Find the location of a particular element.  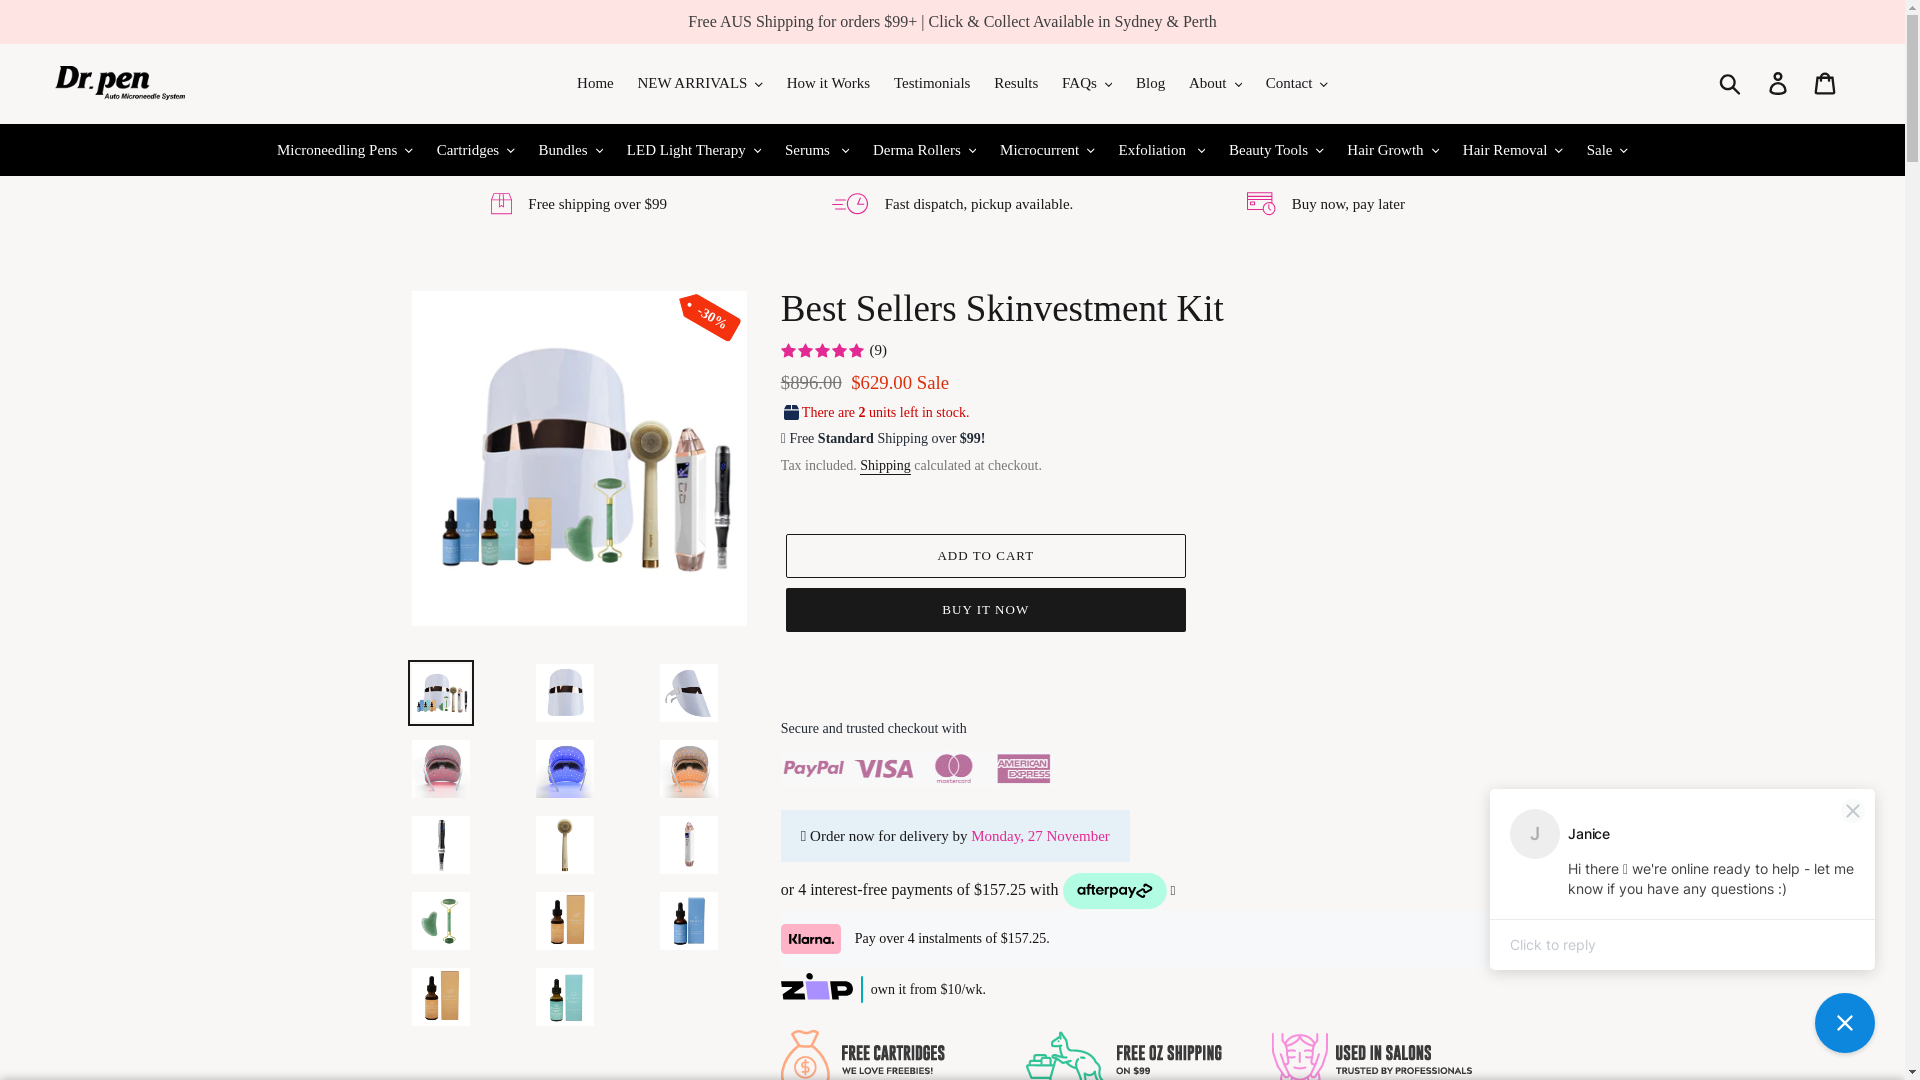

'Shipping' is located at coordinates (884, 466).